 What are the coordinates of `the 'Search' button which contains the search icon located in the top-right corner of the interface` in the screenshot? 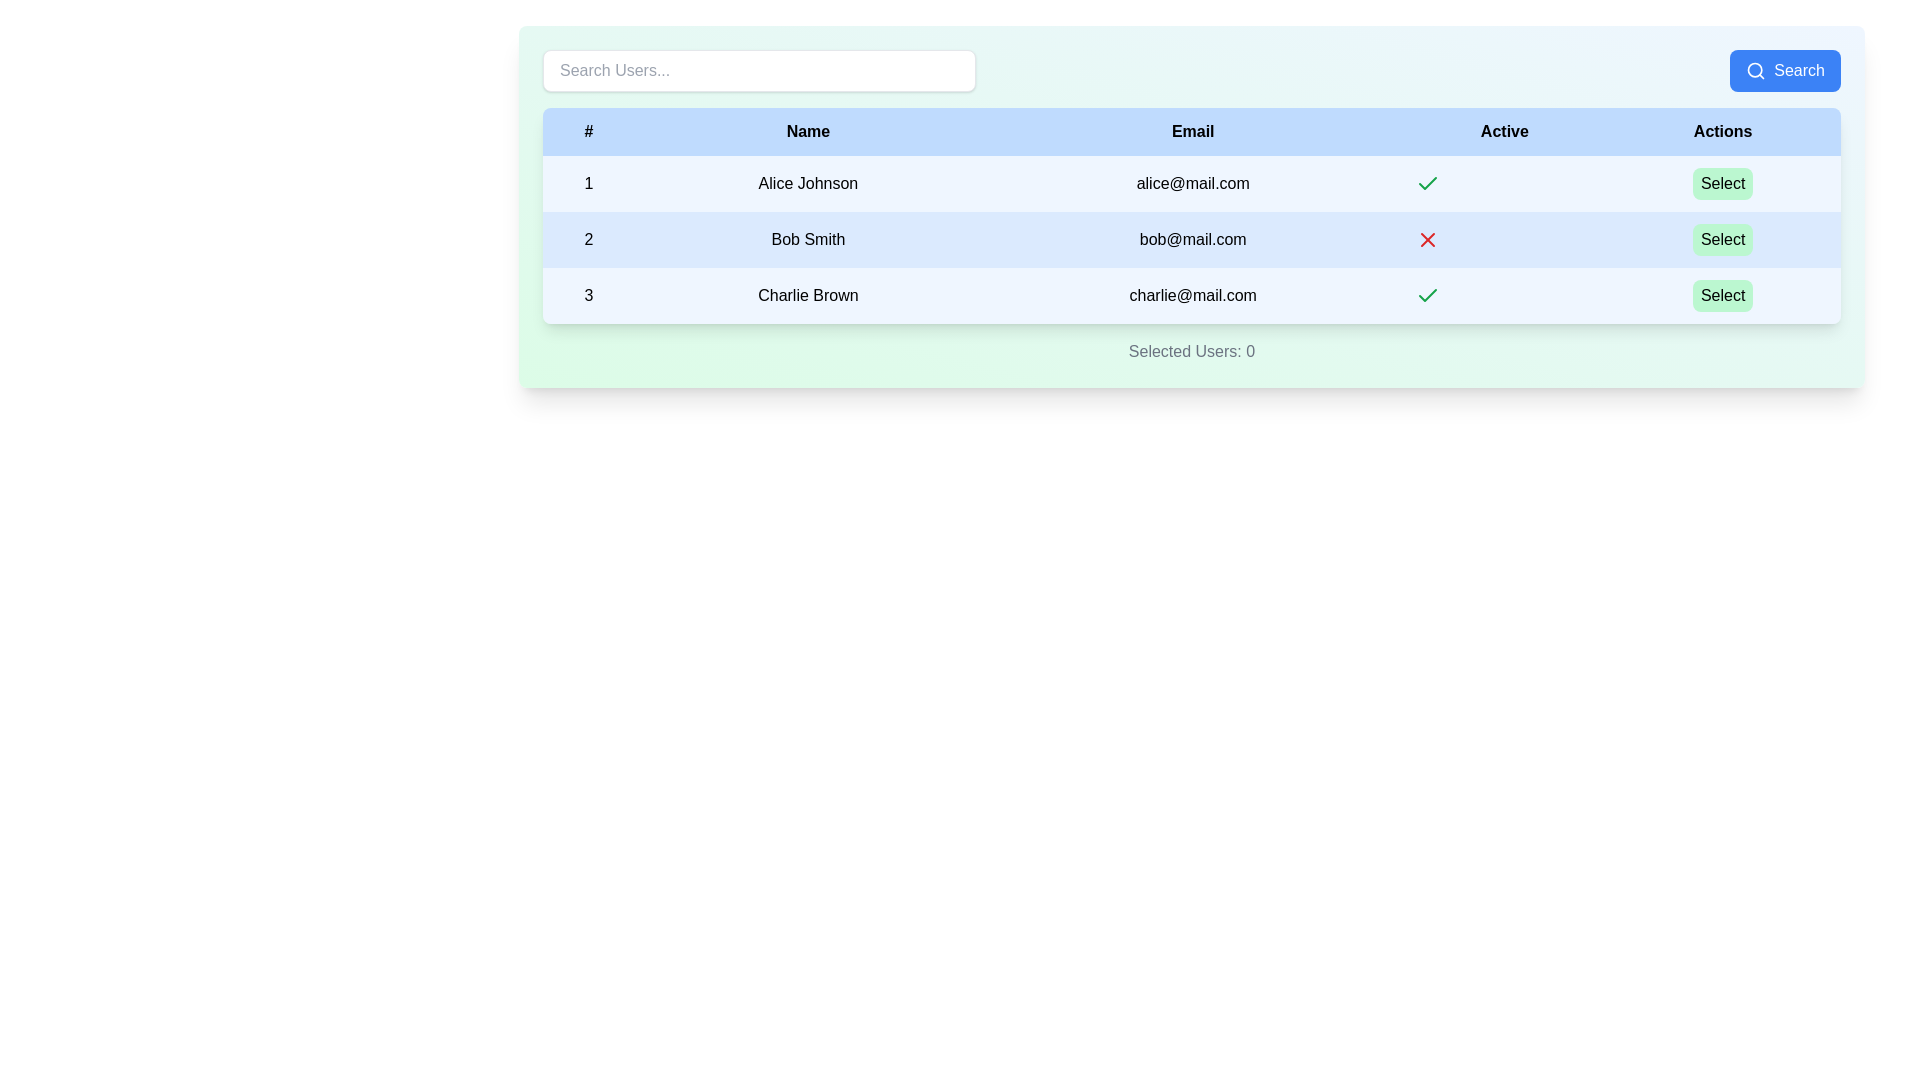 It's located at (1755, 69).